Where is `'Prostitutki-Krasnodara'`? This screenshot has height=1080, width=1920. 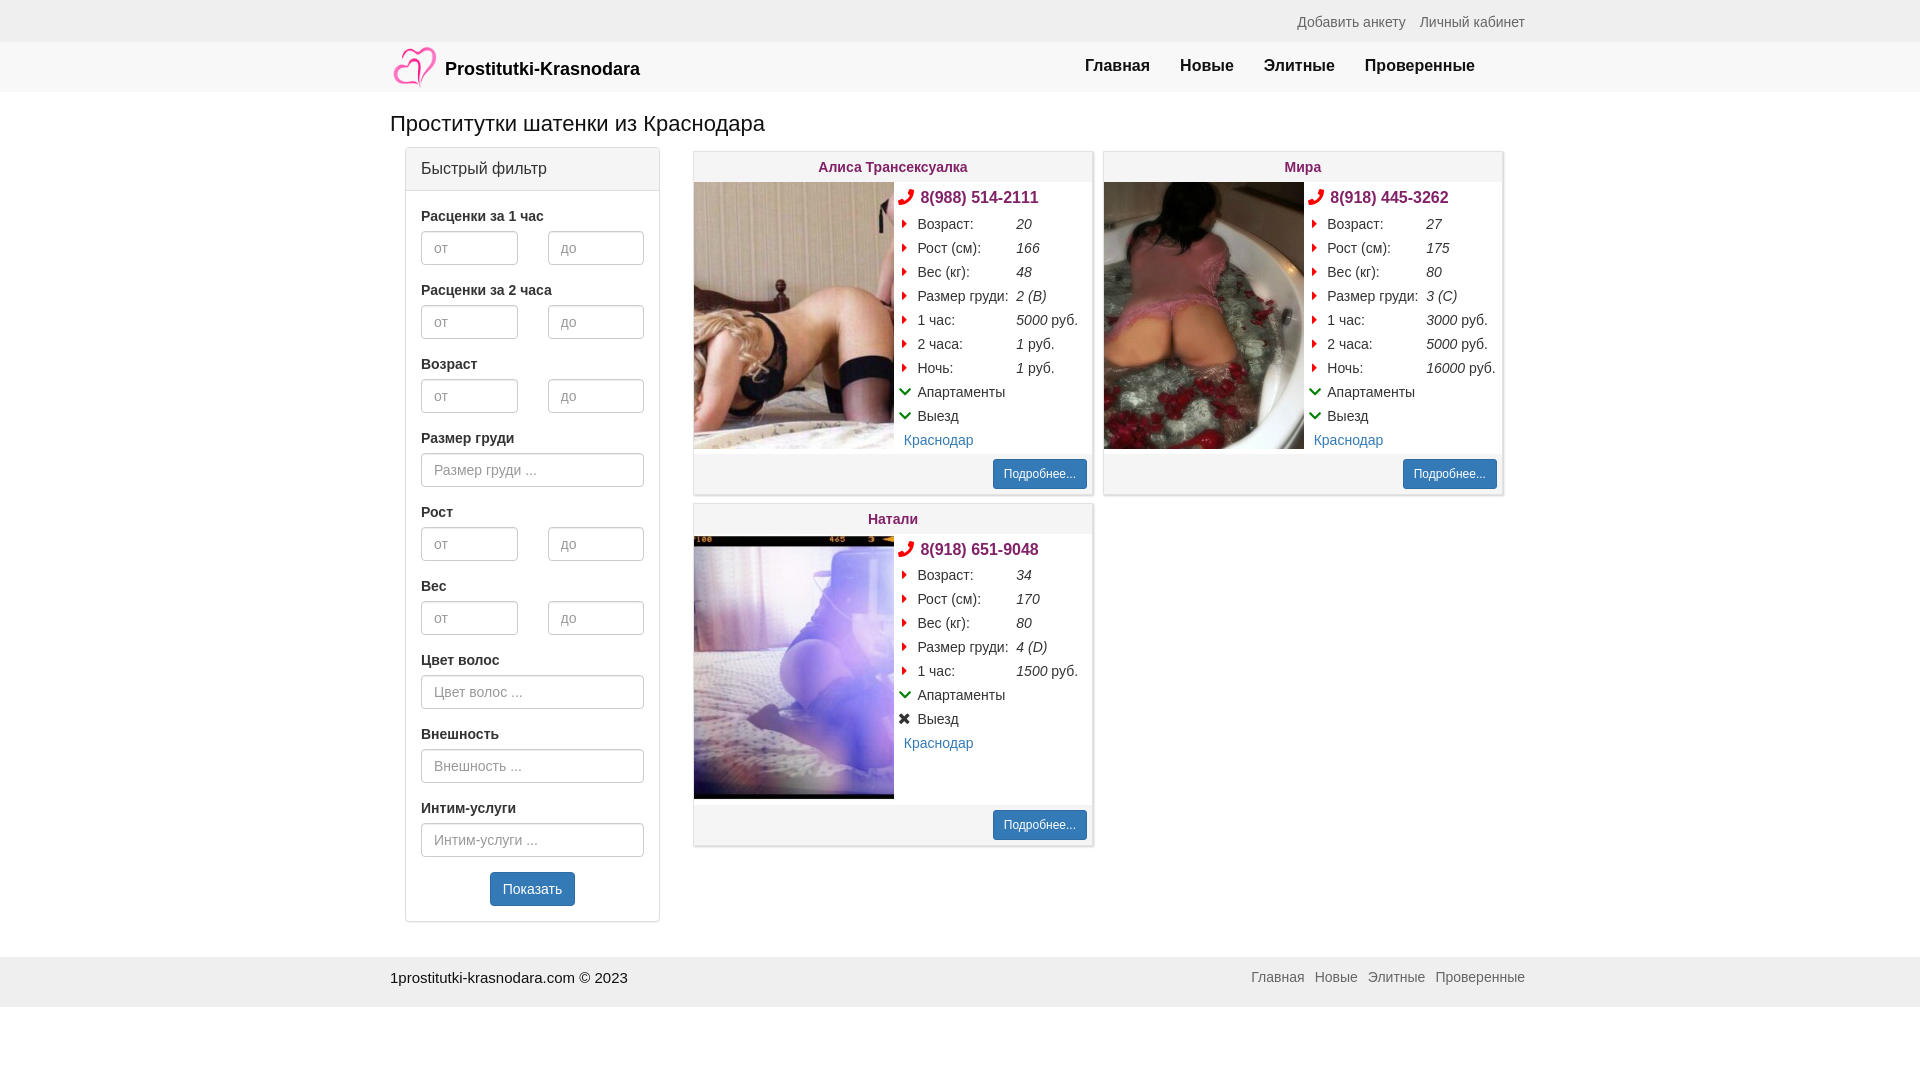 'Prostitutki-Krasnodara' is located at coordinates (514, 56).